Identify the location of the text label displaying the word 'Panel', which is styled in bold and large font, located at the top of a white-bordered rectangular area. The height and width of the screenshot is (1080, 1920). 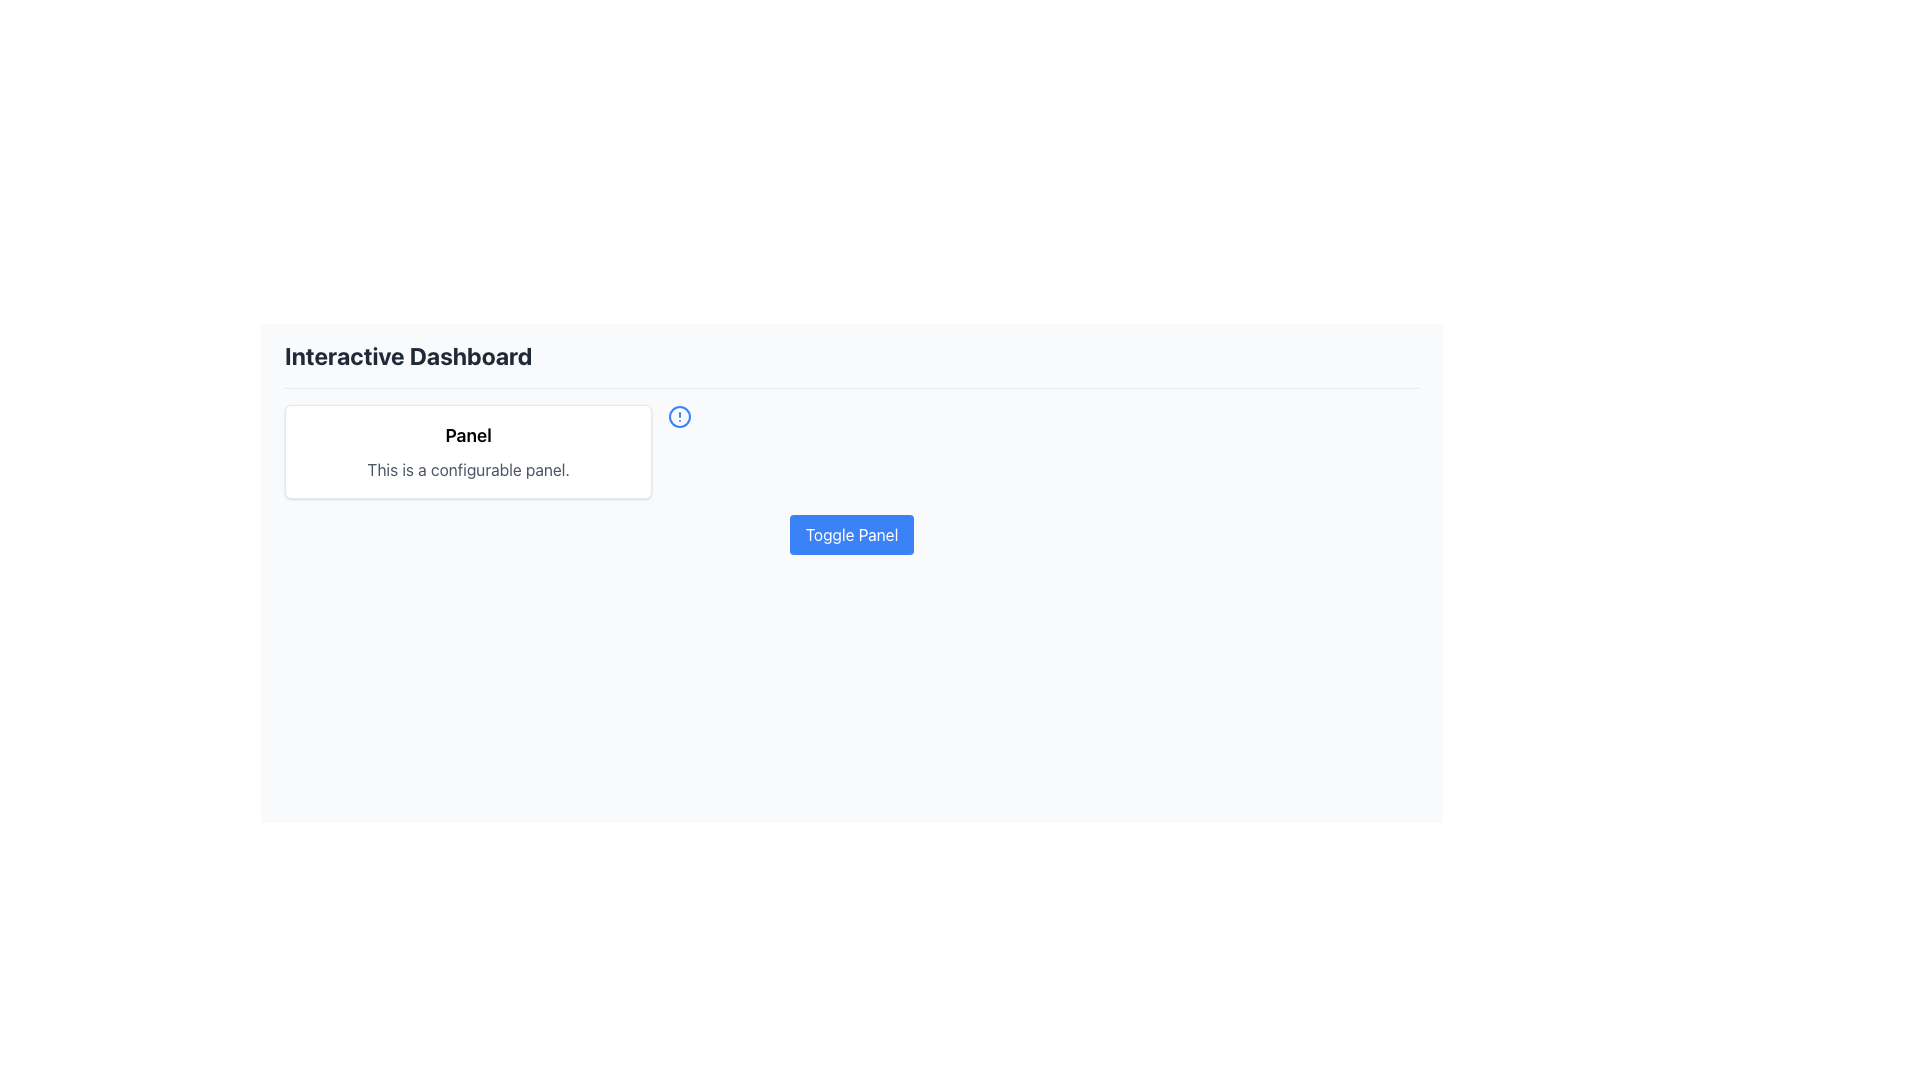
(467, 434).